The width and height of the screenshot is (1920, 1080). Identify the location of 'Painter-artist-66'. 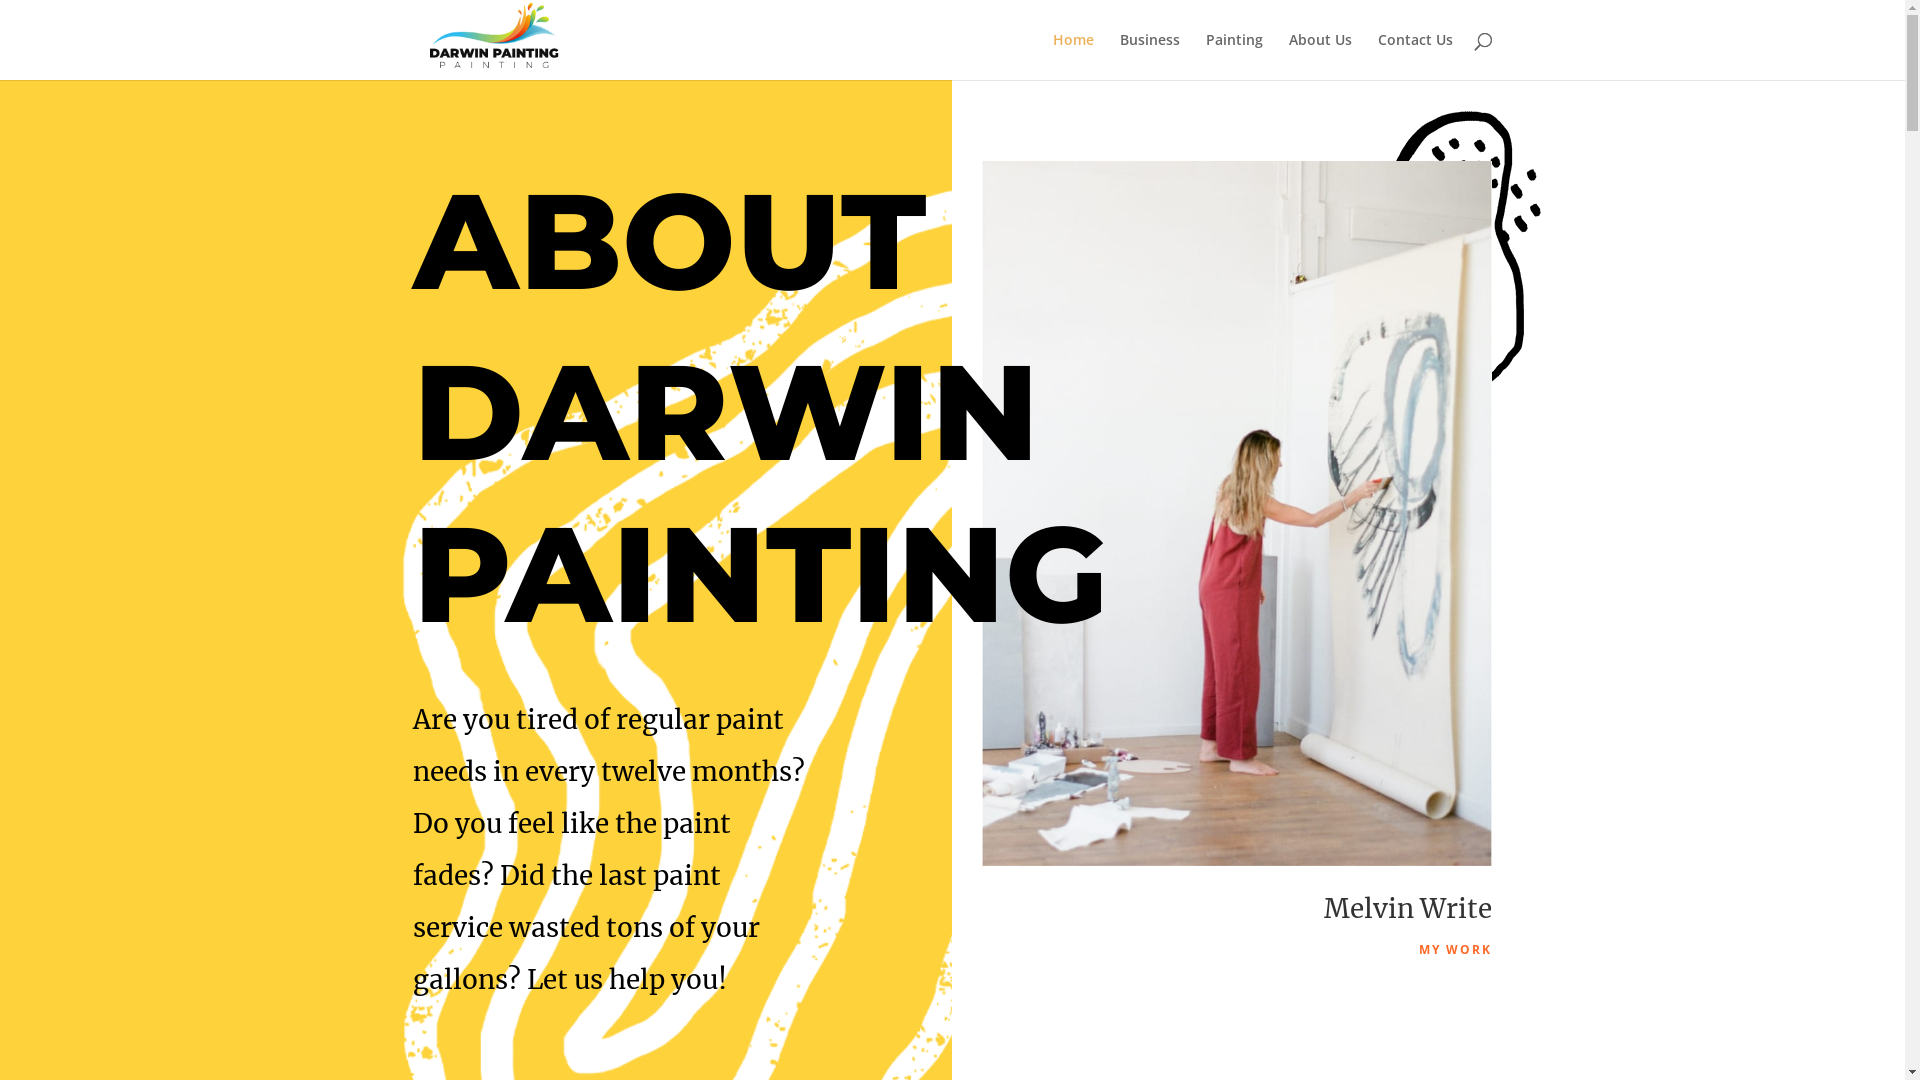
(1236, 512).